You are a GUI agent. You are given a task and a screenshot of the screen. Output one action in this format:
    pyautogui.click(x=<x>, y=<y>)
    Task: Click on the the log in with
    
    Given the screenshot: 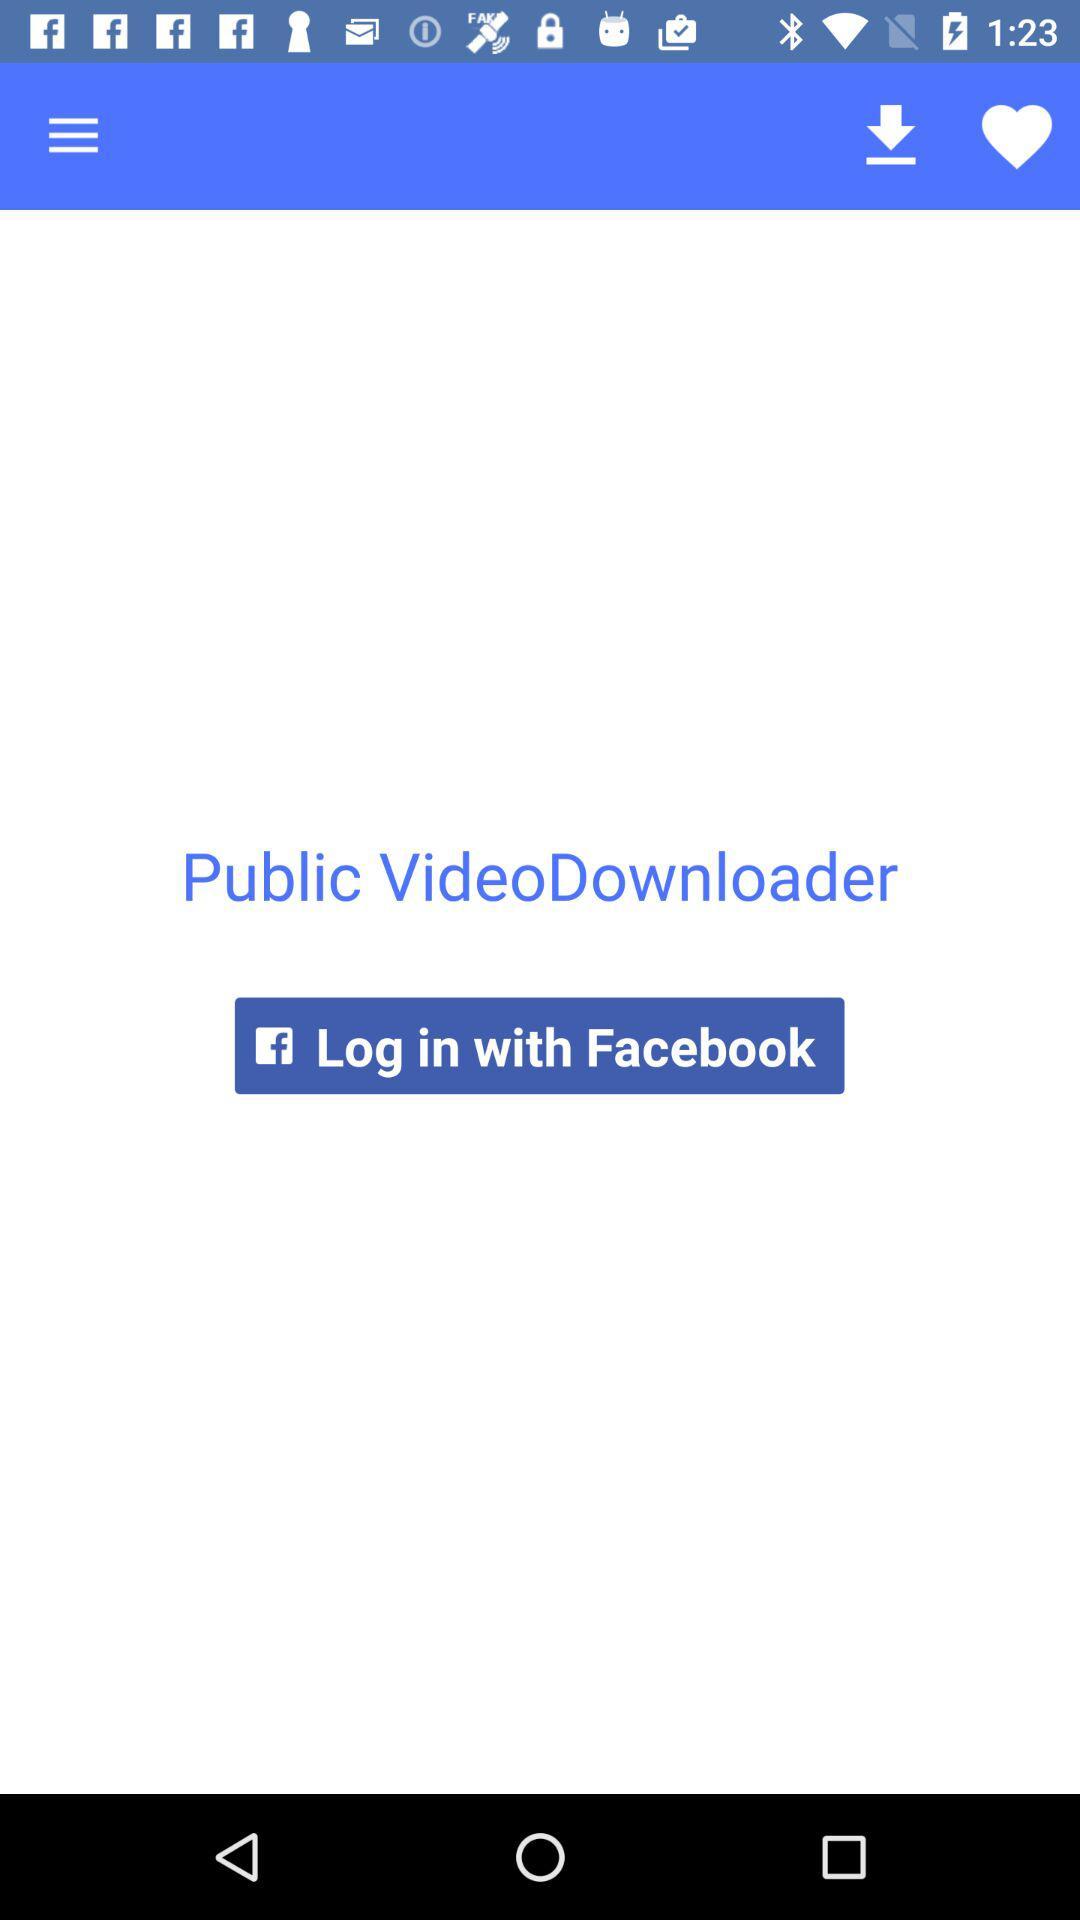 What is the action you would take?
    pyautogui.click(x=538, y=1044)
    